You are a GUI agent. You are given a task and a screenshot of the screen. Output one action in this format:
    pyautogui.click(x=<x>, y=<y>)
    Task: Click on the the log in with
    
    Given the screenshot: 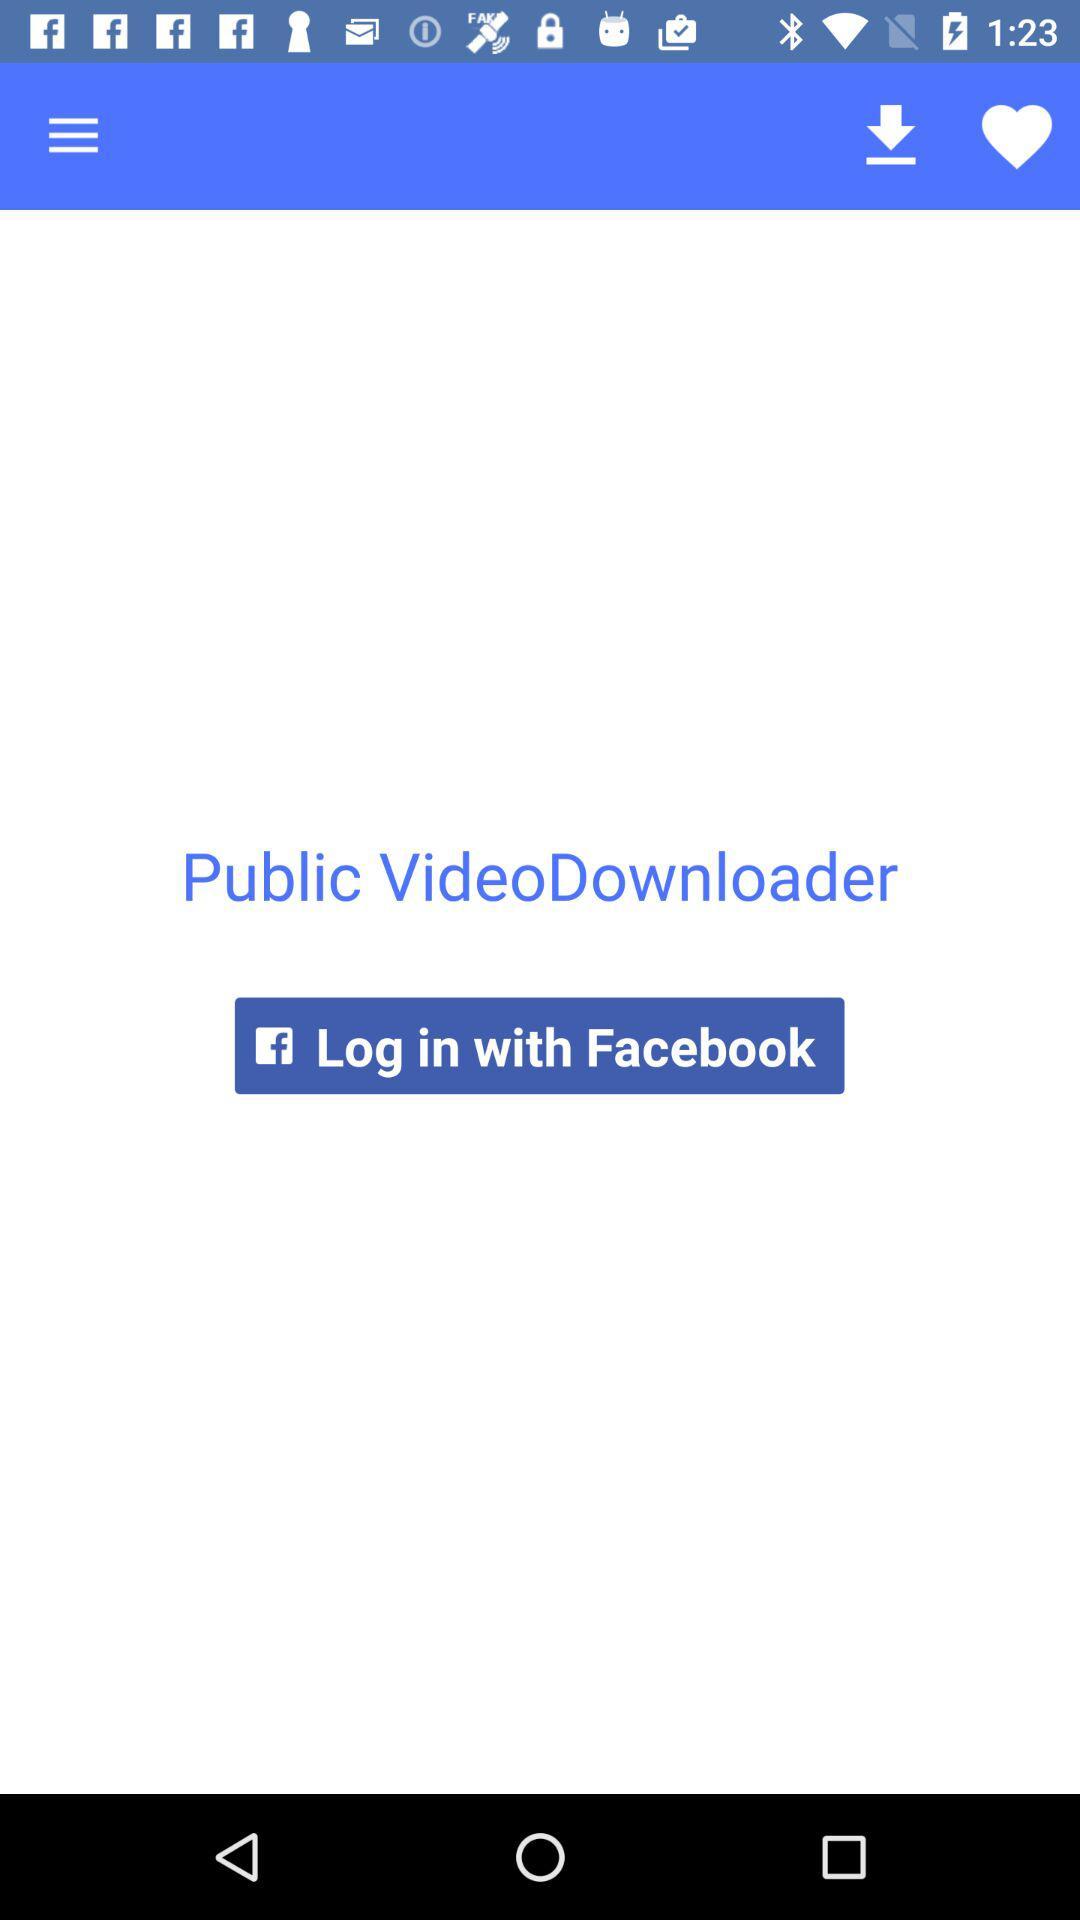 What is the action you would take?
    pyautogui.click(x=538, y=1044)
    